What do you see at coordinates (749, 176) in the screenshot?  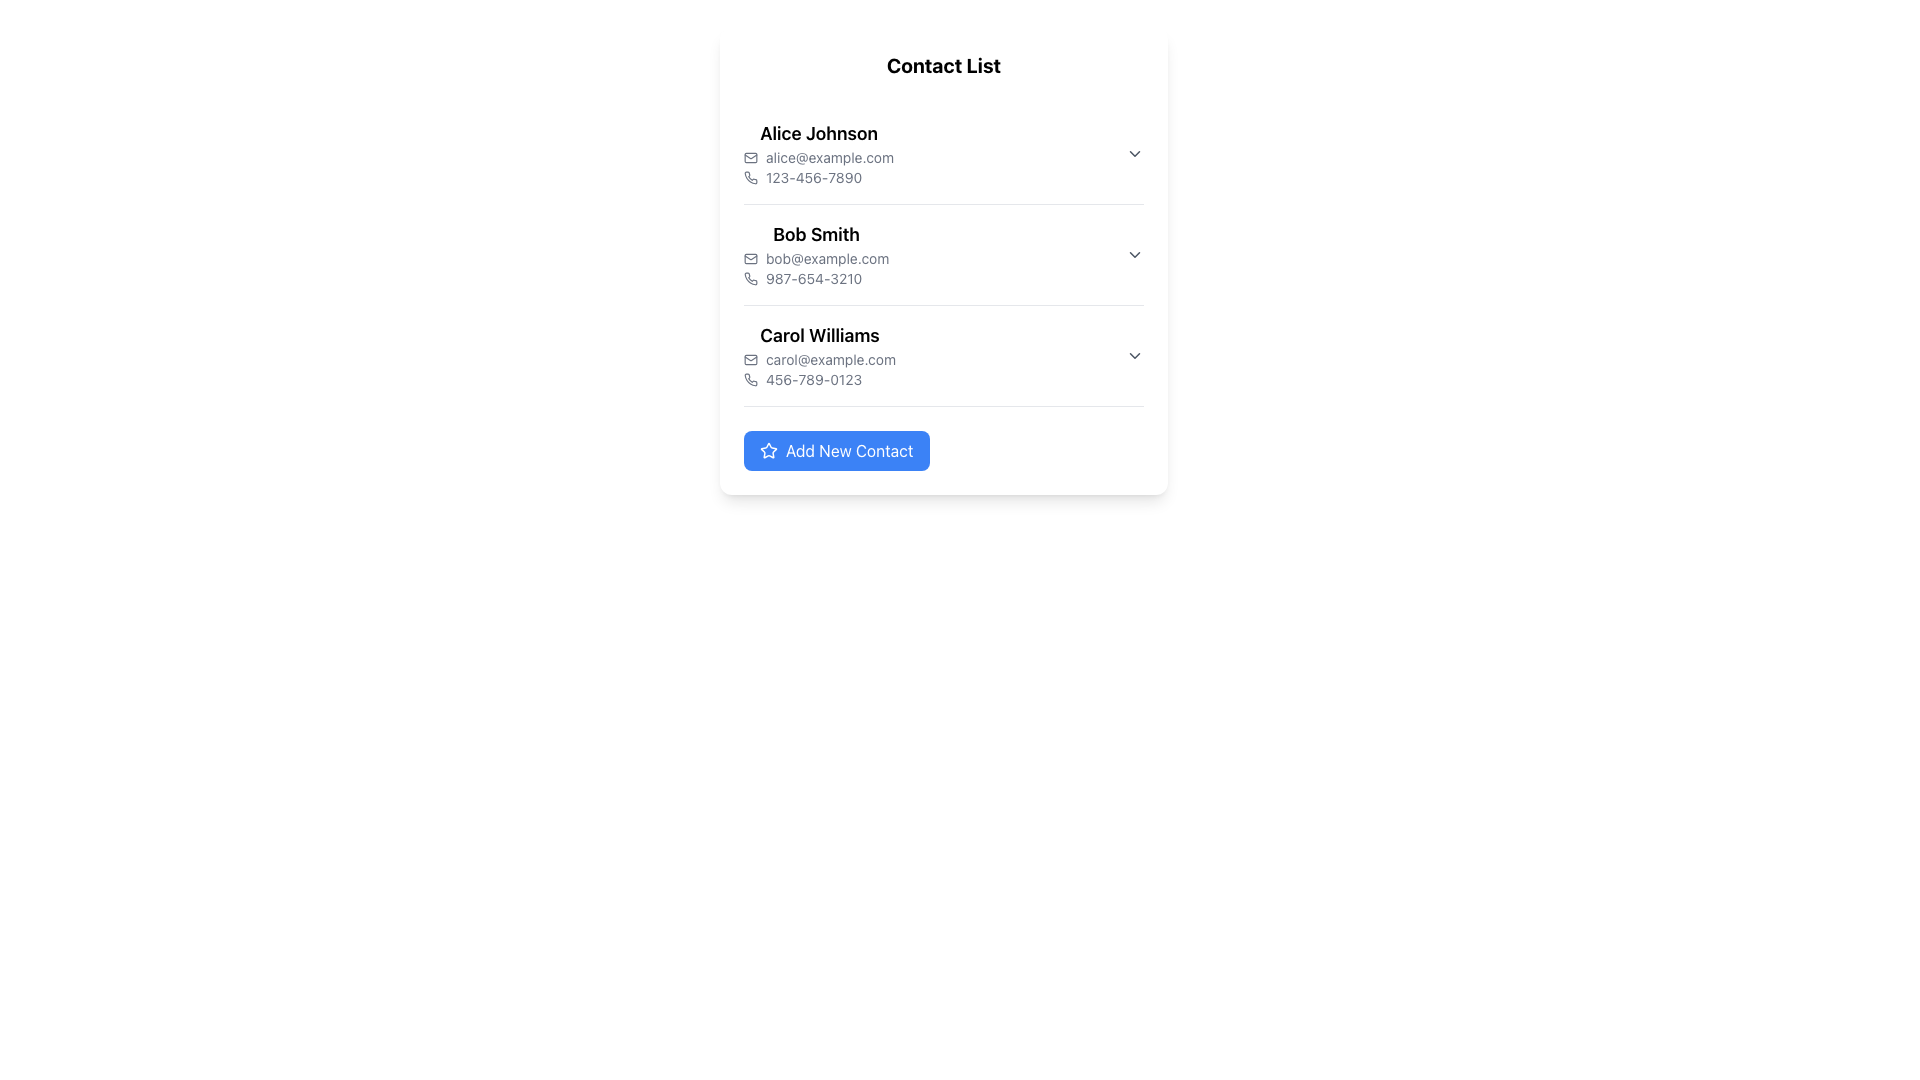 I see `the phone number icon located to the left of the text '123-456-7890' in the contact list UI, which serves as a visual indicator for phone number entry` at bounding box center [749, 176].